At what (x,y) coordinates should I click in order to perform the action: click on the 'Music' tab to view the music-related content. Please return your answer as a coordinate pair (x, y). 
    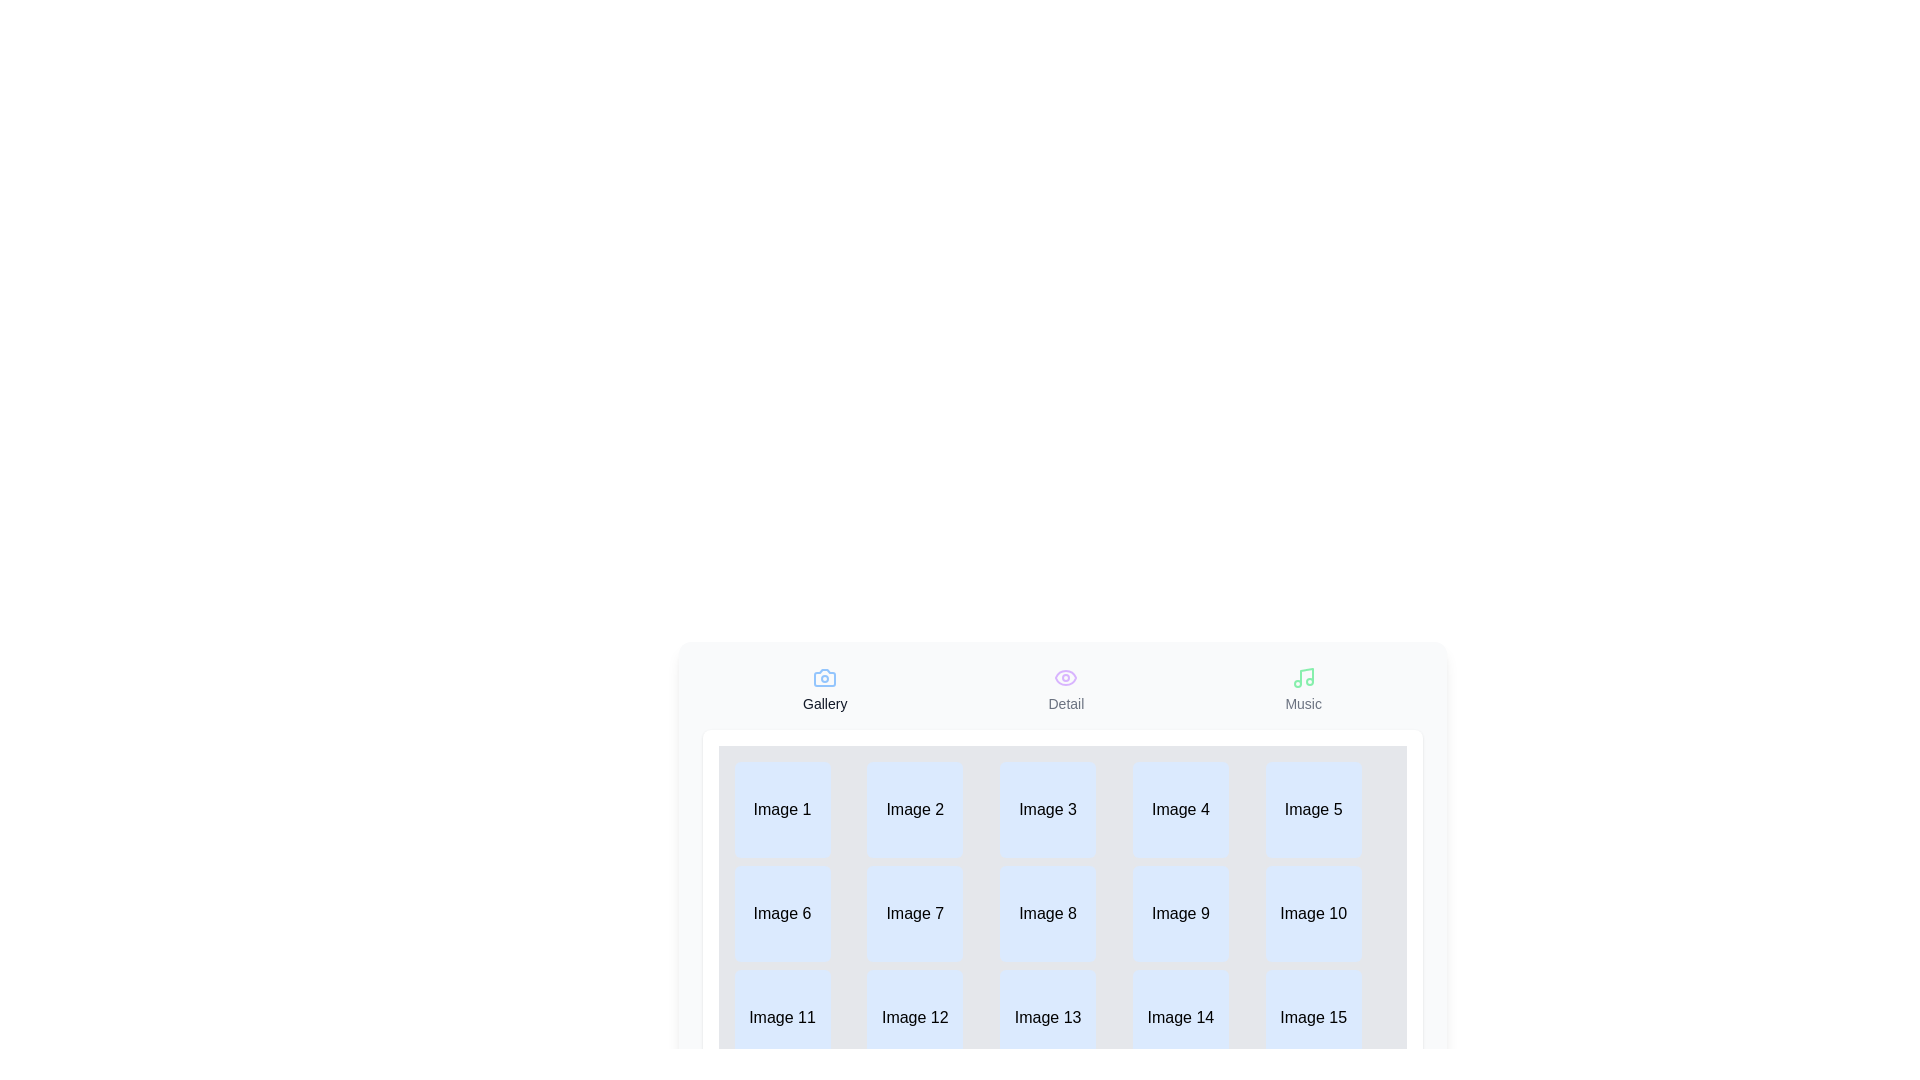
    Looking at the image, I should click on (1303, 689).